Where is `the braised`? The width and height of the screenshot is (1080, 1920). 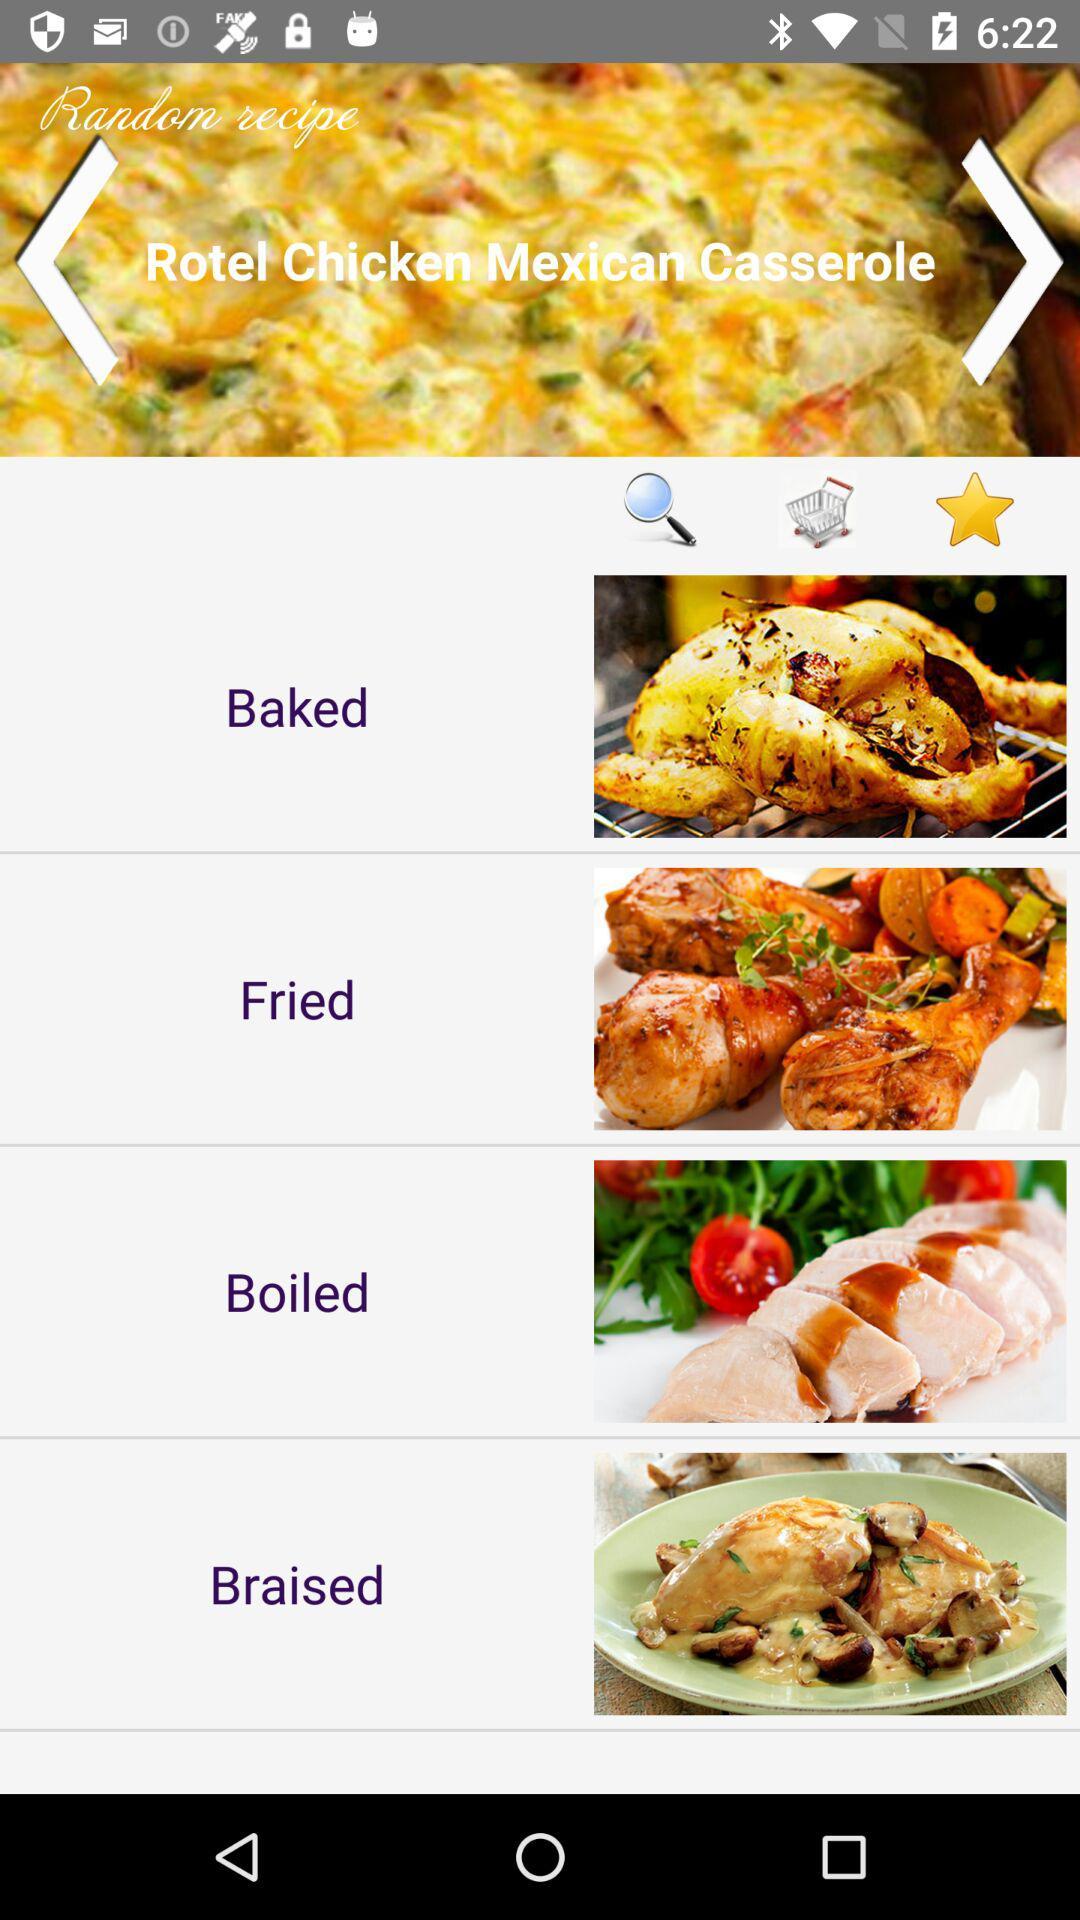
the braised is located at coordinates (297, 1582).